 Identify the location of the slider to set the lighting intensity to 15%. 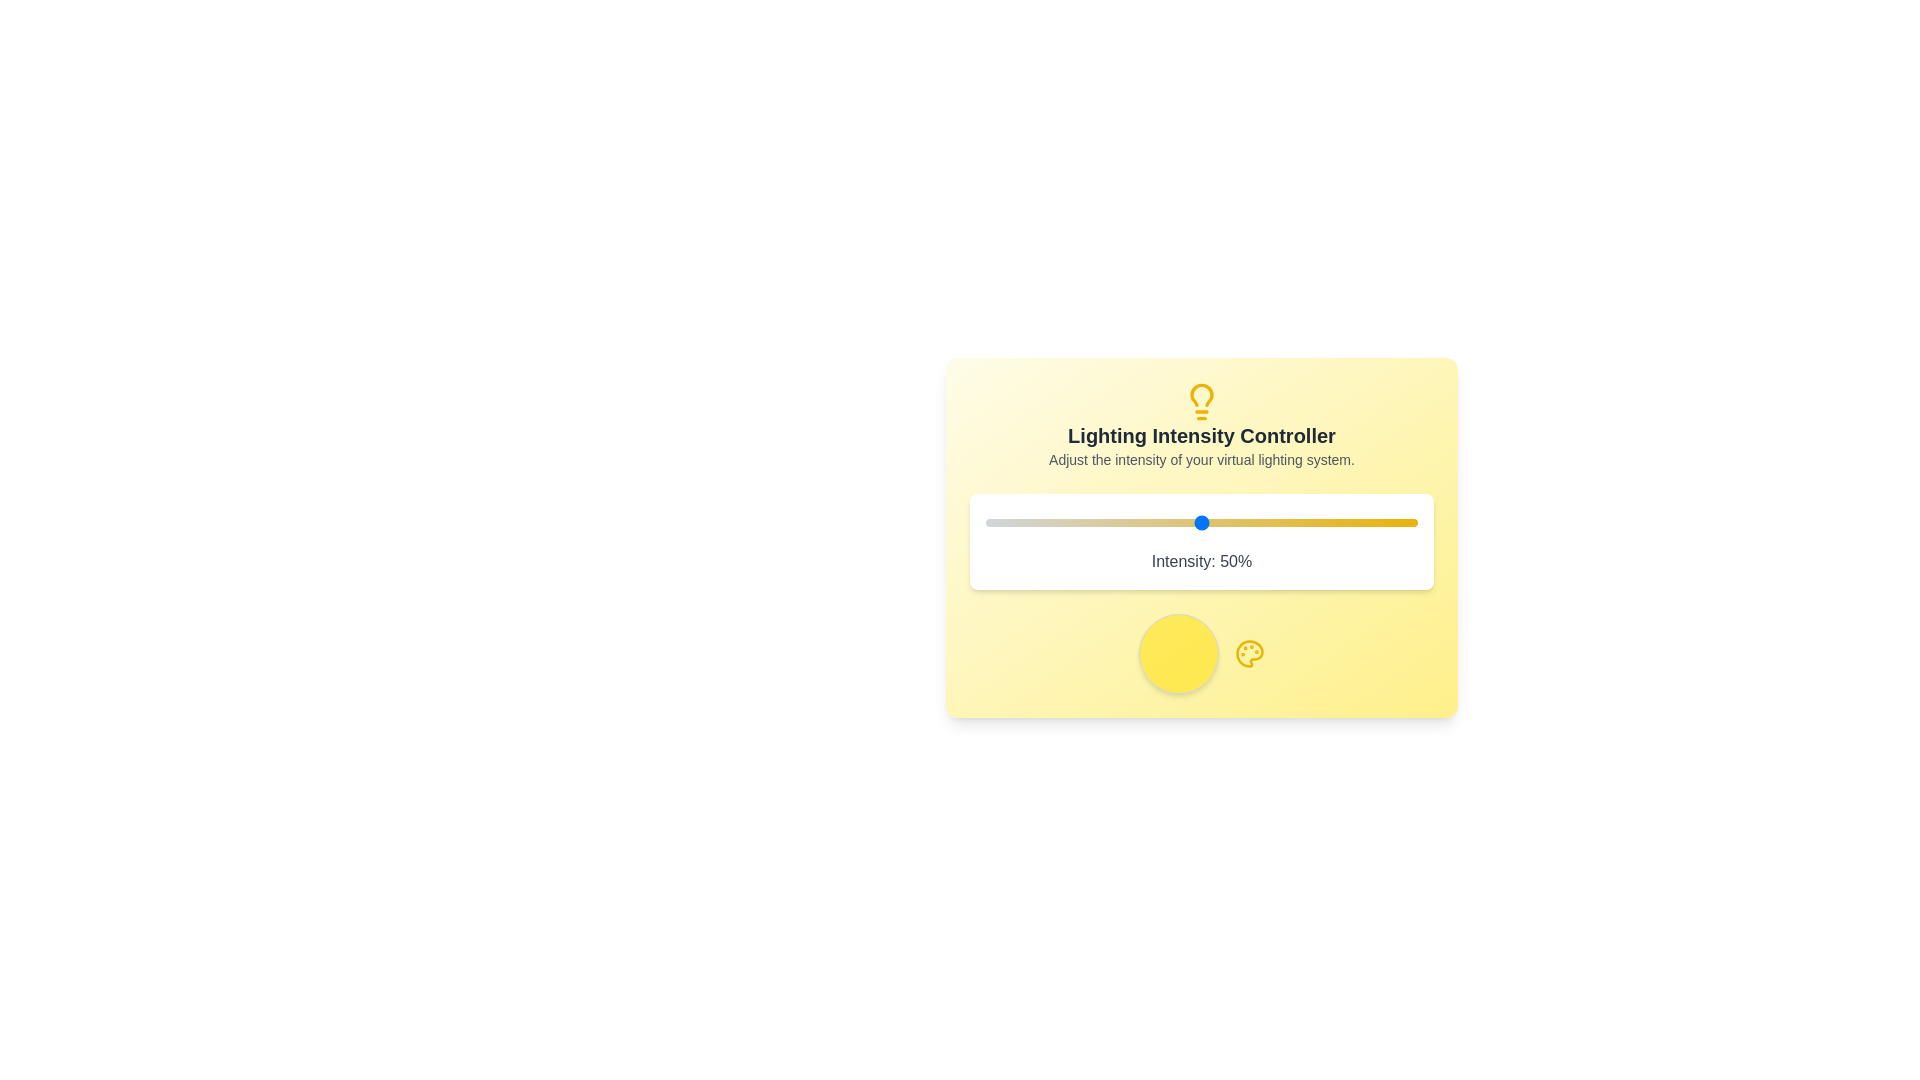
(1049, 522).